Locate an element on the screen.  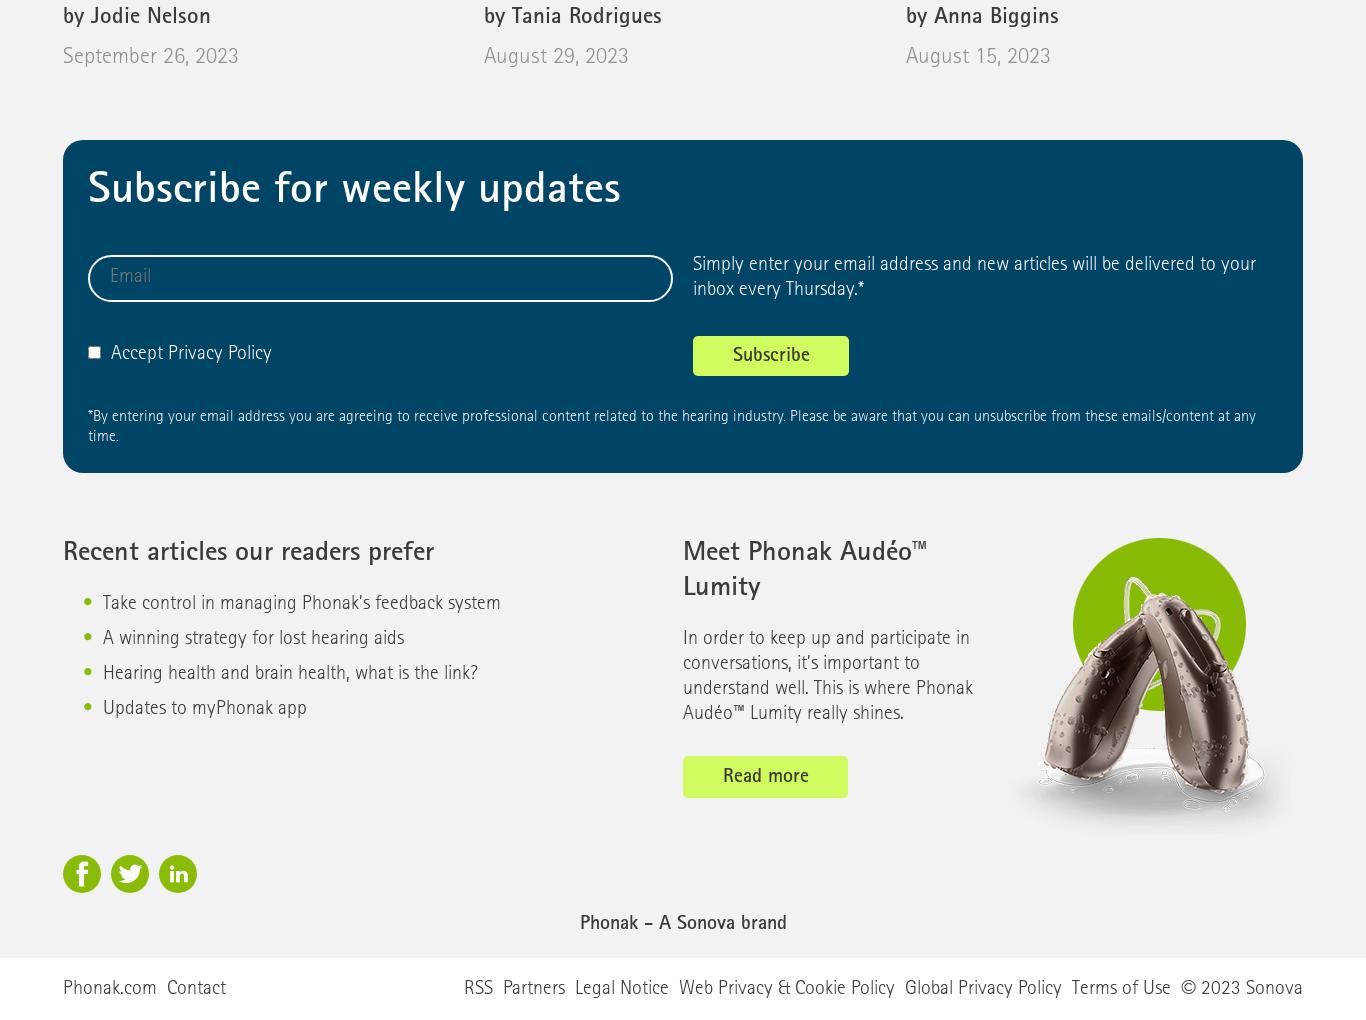
'Hearing health and brain health, what is the link?' is located at coordinates (102, 675).